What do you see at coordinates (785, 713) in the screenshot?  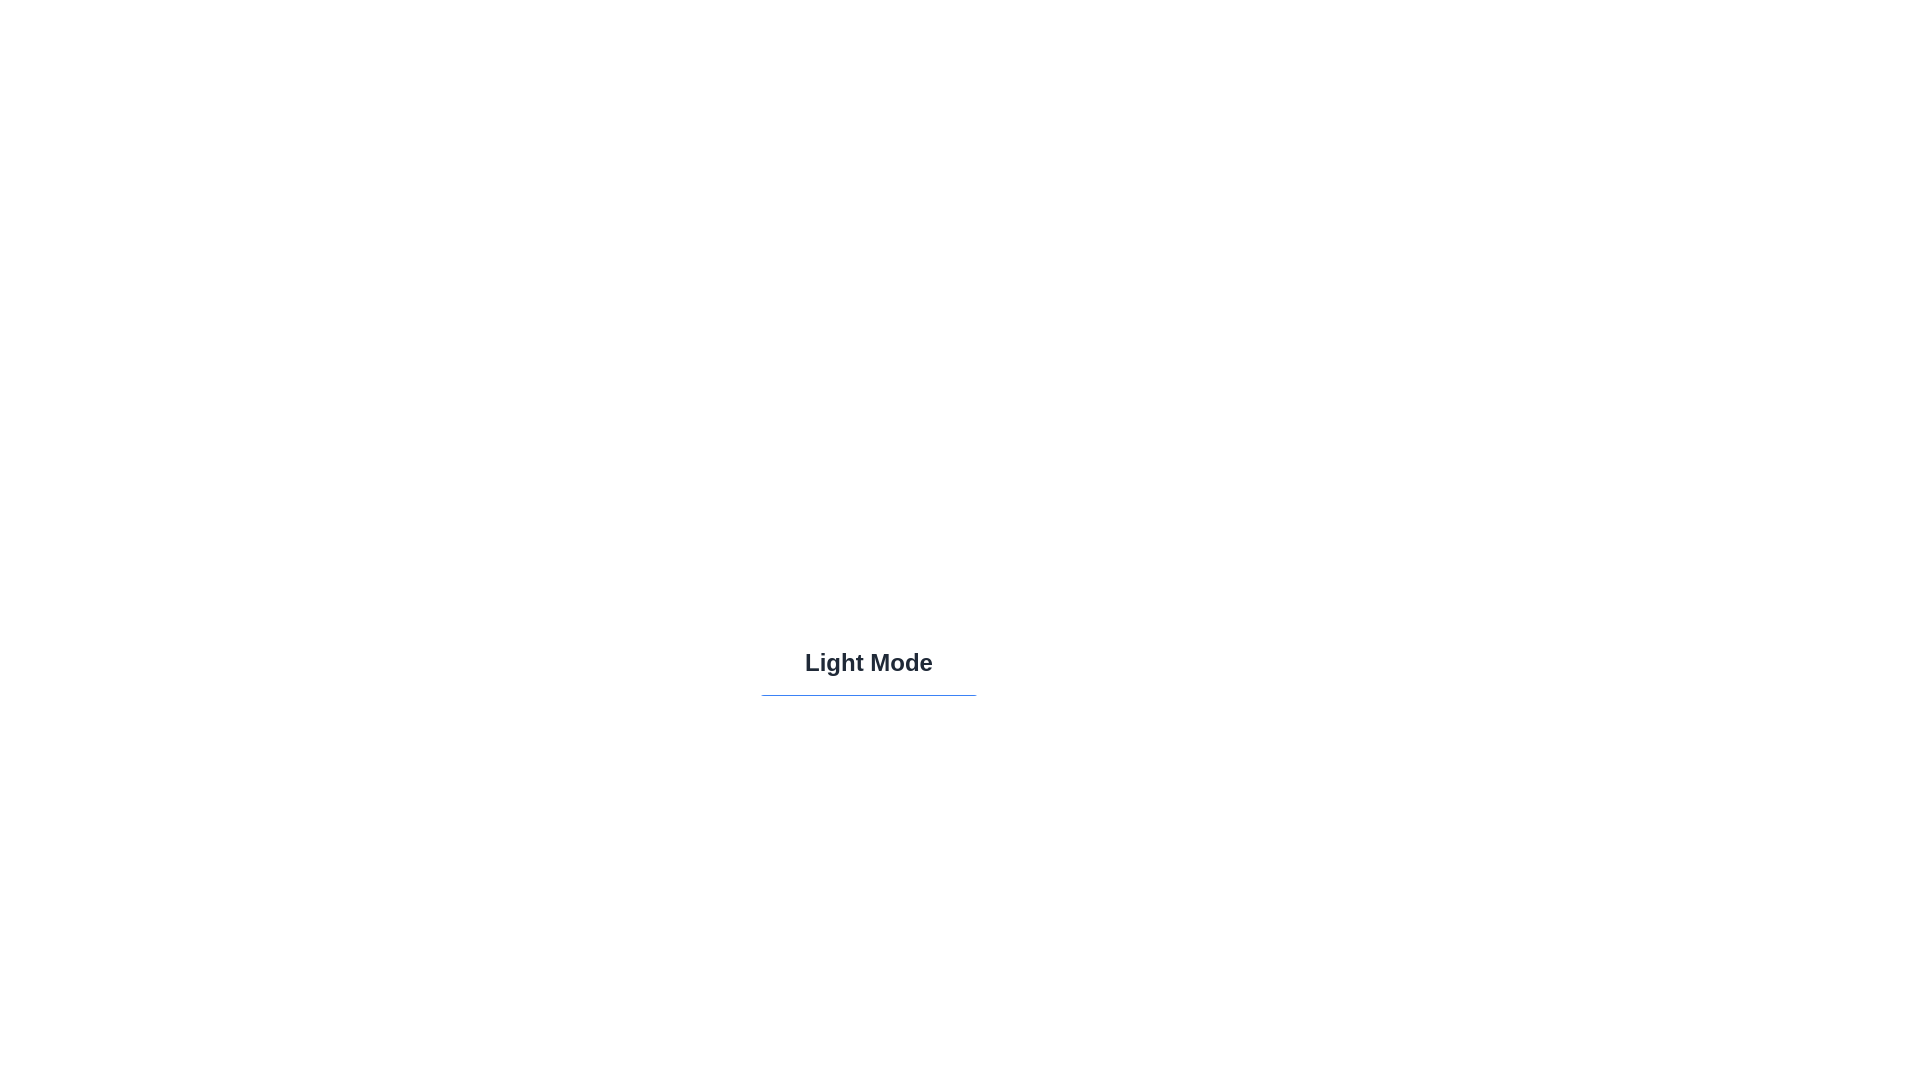 I see `the icon within the button to observe the current theme representation` at bounding box center [785, 713].